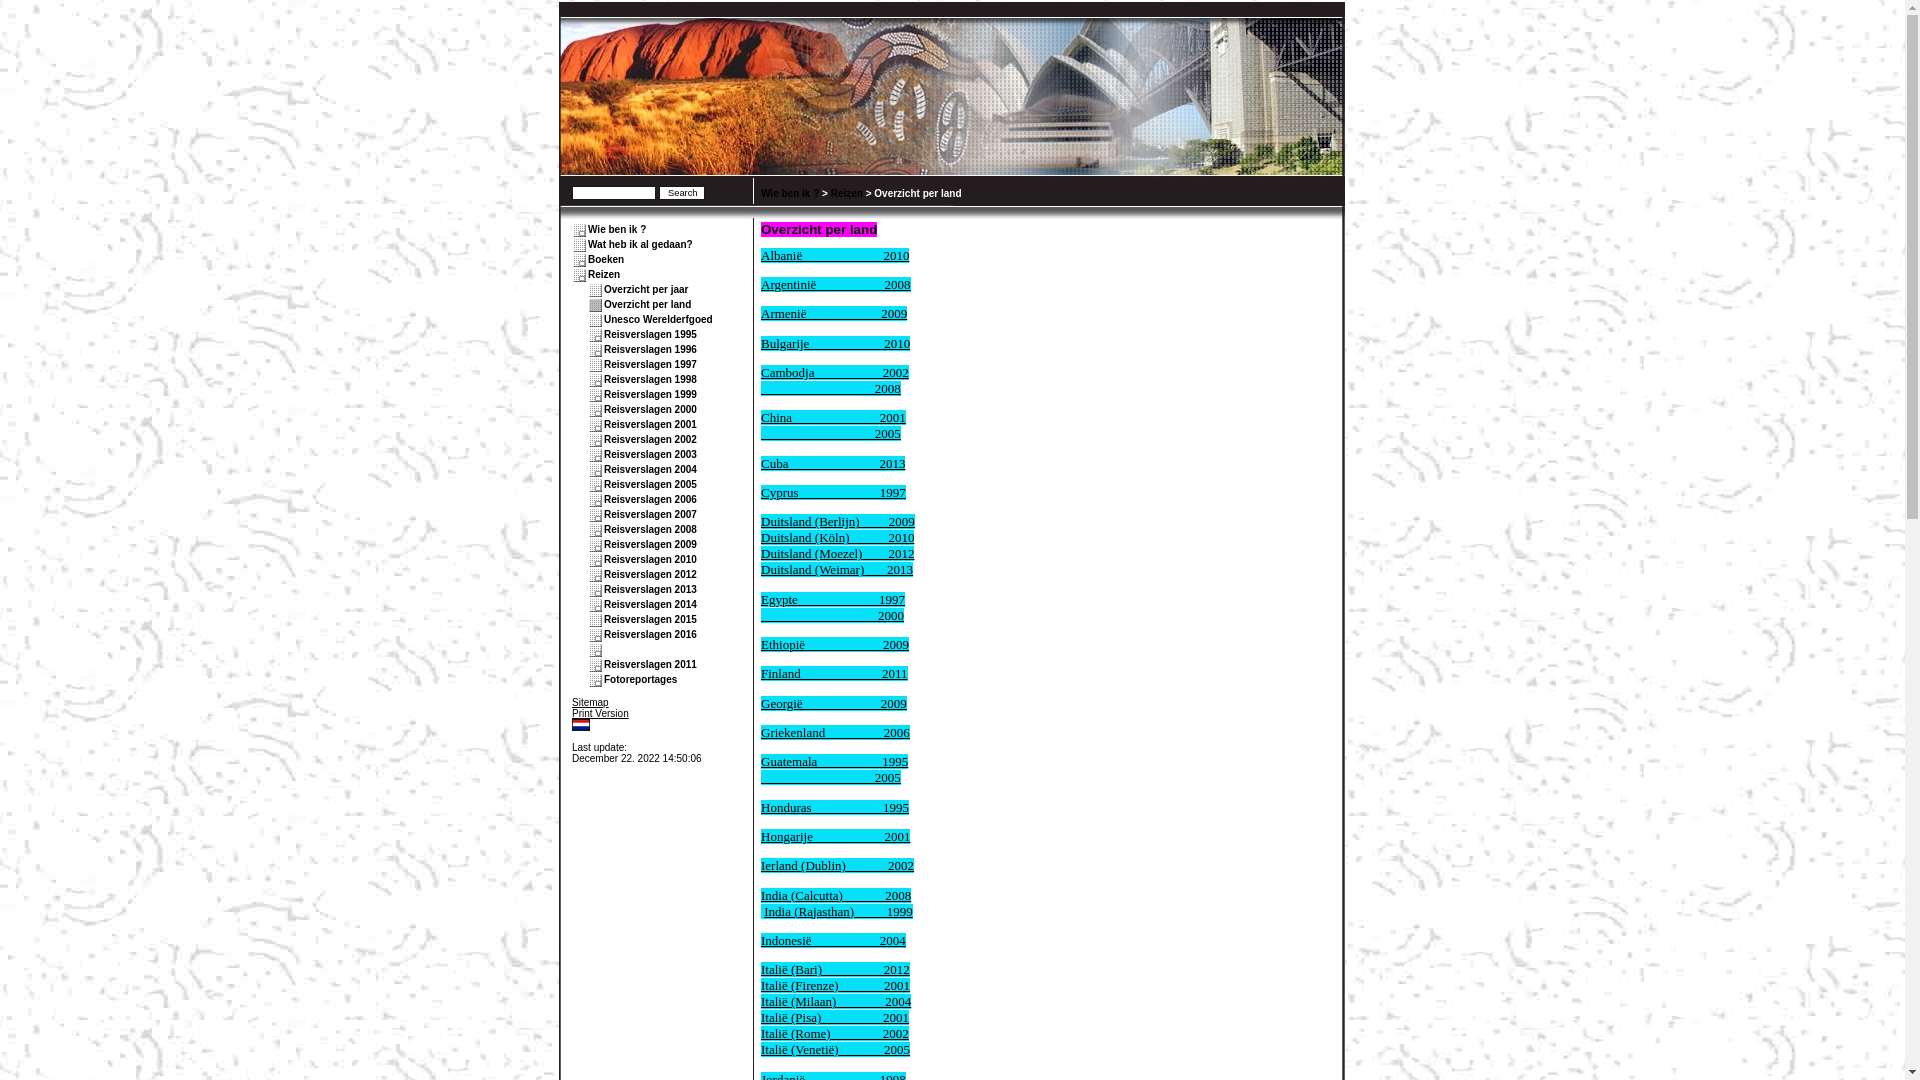  Describe the element at coordinates (835, 806) in the screenshot. I see `'Honduras                      1995'` at that location.